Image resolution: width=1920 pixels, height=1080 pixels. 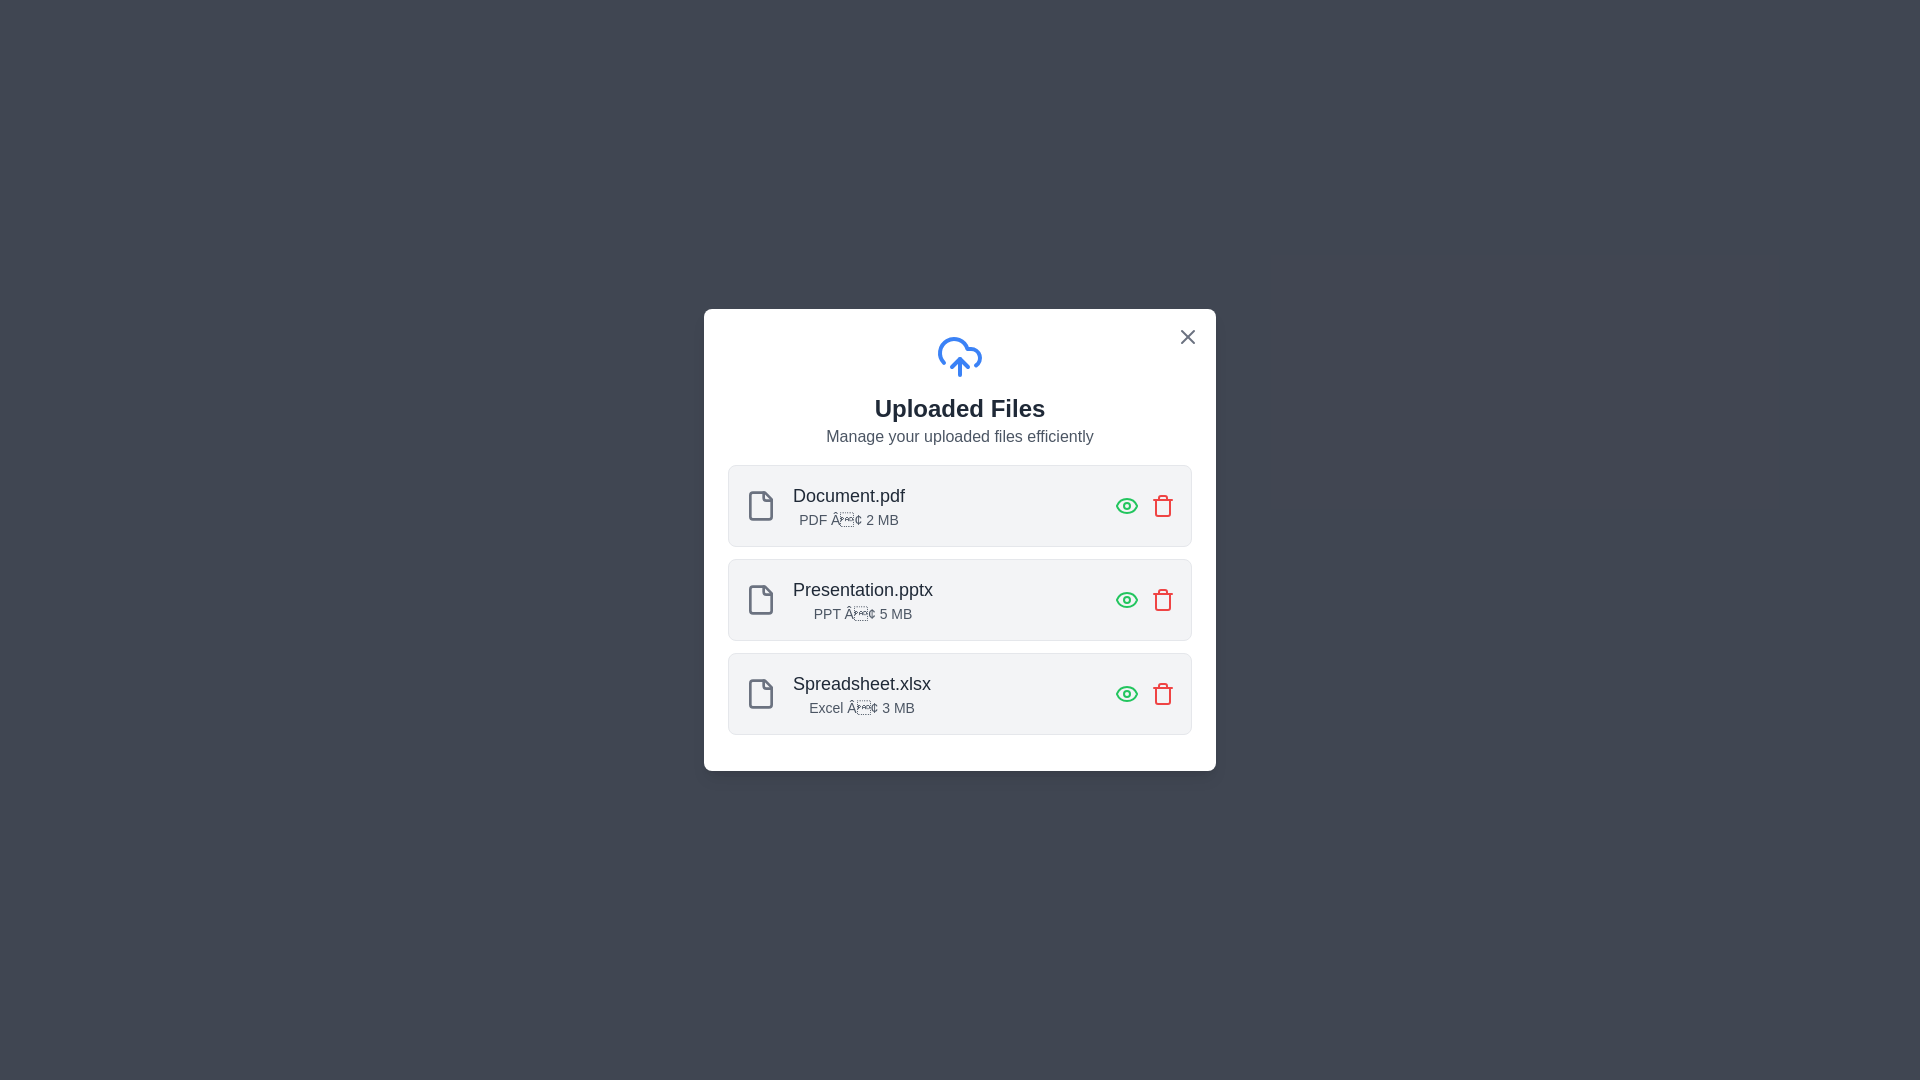 What do you see at coordinates (1188, 335) in the screenshot?
I see `the 'X' shape icon inside the close button of the 'Uploaded Files' modal dialog, which is located in the top-right corner of the panel` at bounding box center [1188, 335].